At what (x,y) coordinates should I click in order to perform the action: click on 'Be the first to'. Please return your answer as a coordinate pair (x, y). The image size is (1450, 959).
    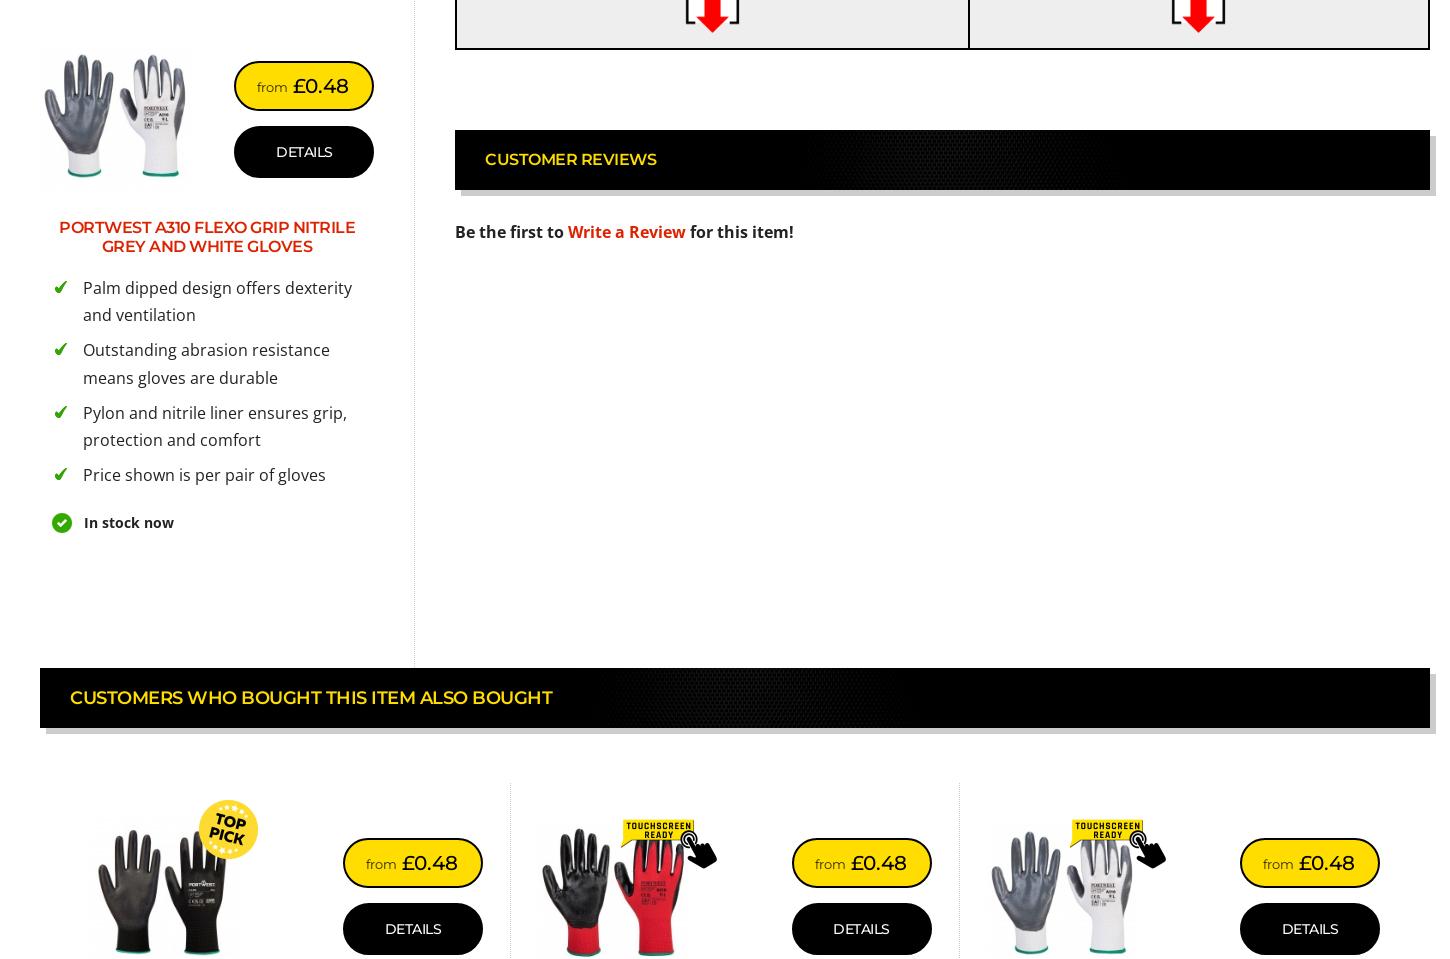
    Looking at the image, I should click on (509, 231).